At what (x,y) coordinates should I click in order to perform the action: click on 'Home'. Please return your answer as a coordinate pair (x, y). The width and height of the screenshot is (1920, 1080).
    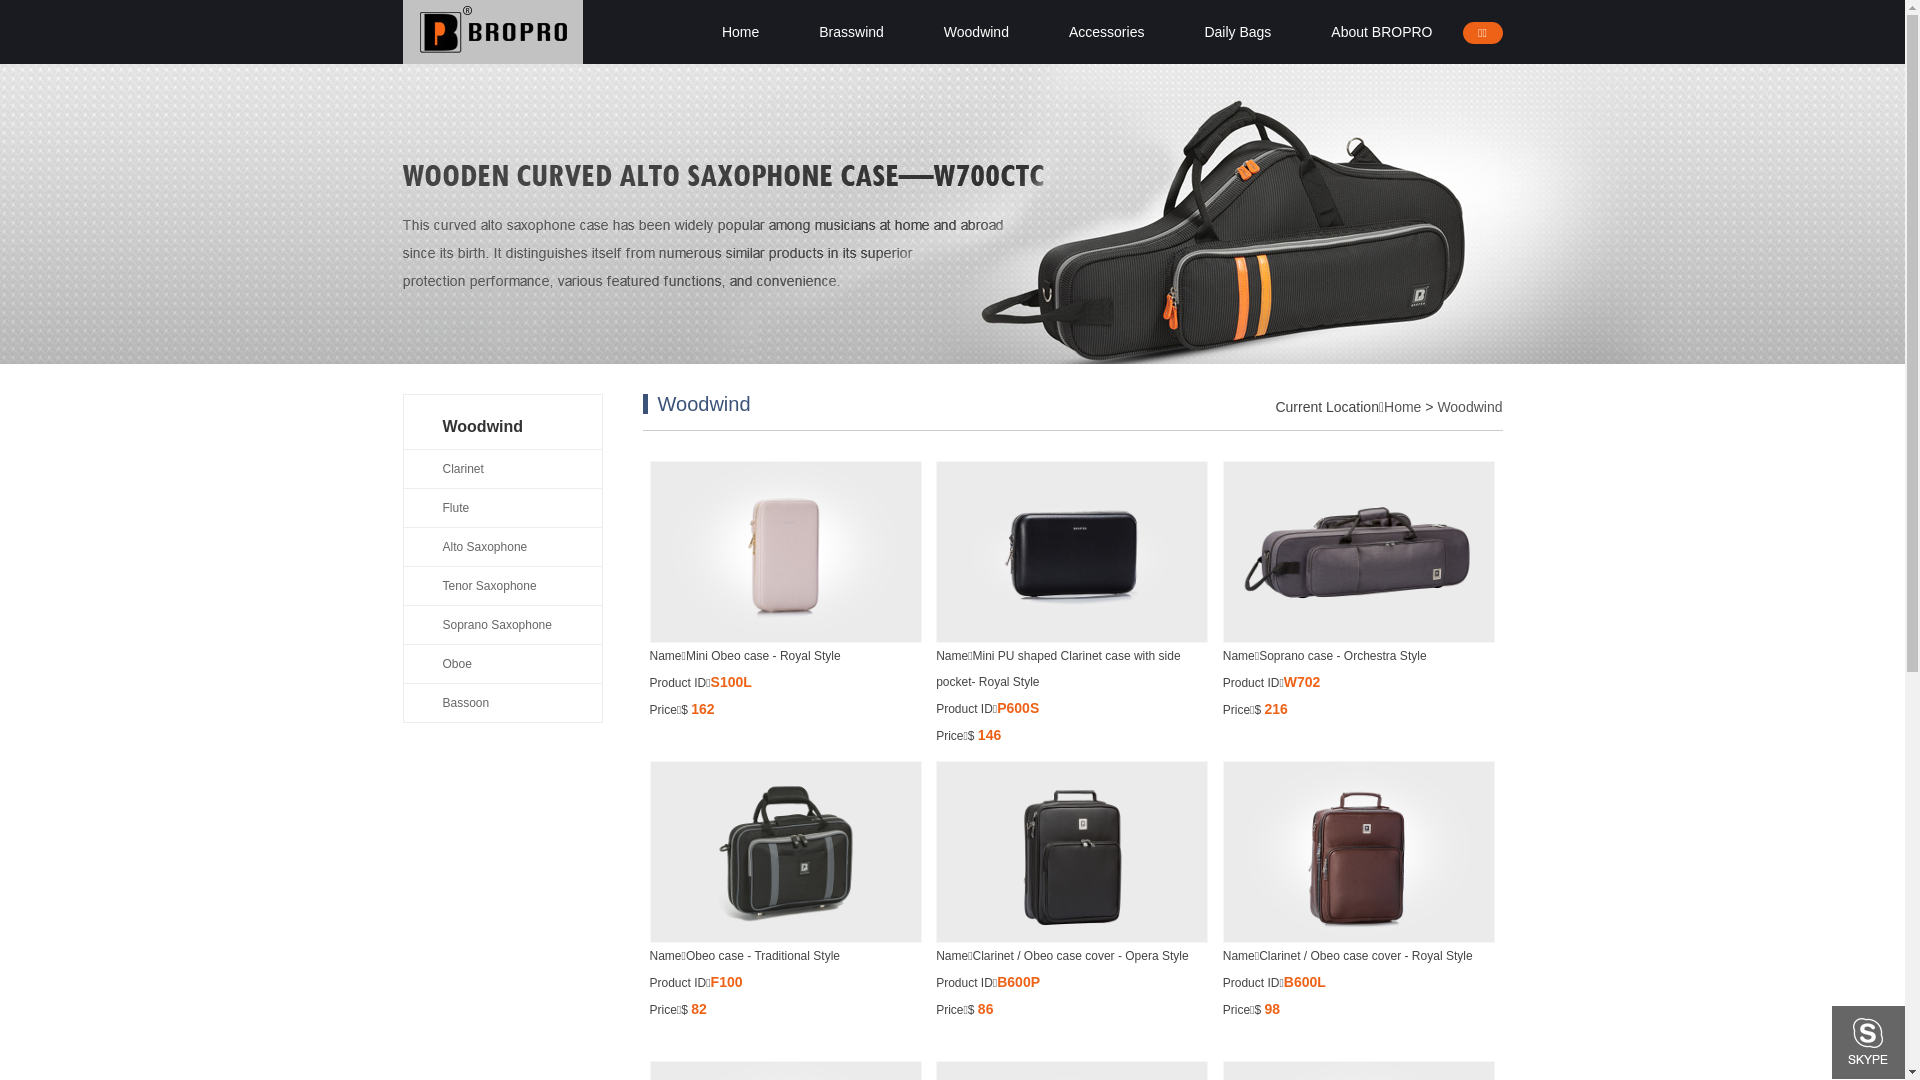
    Looking at the image, I should click on (1382, 406).